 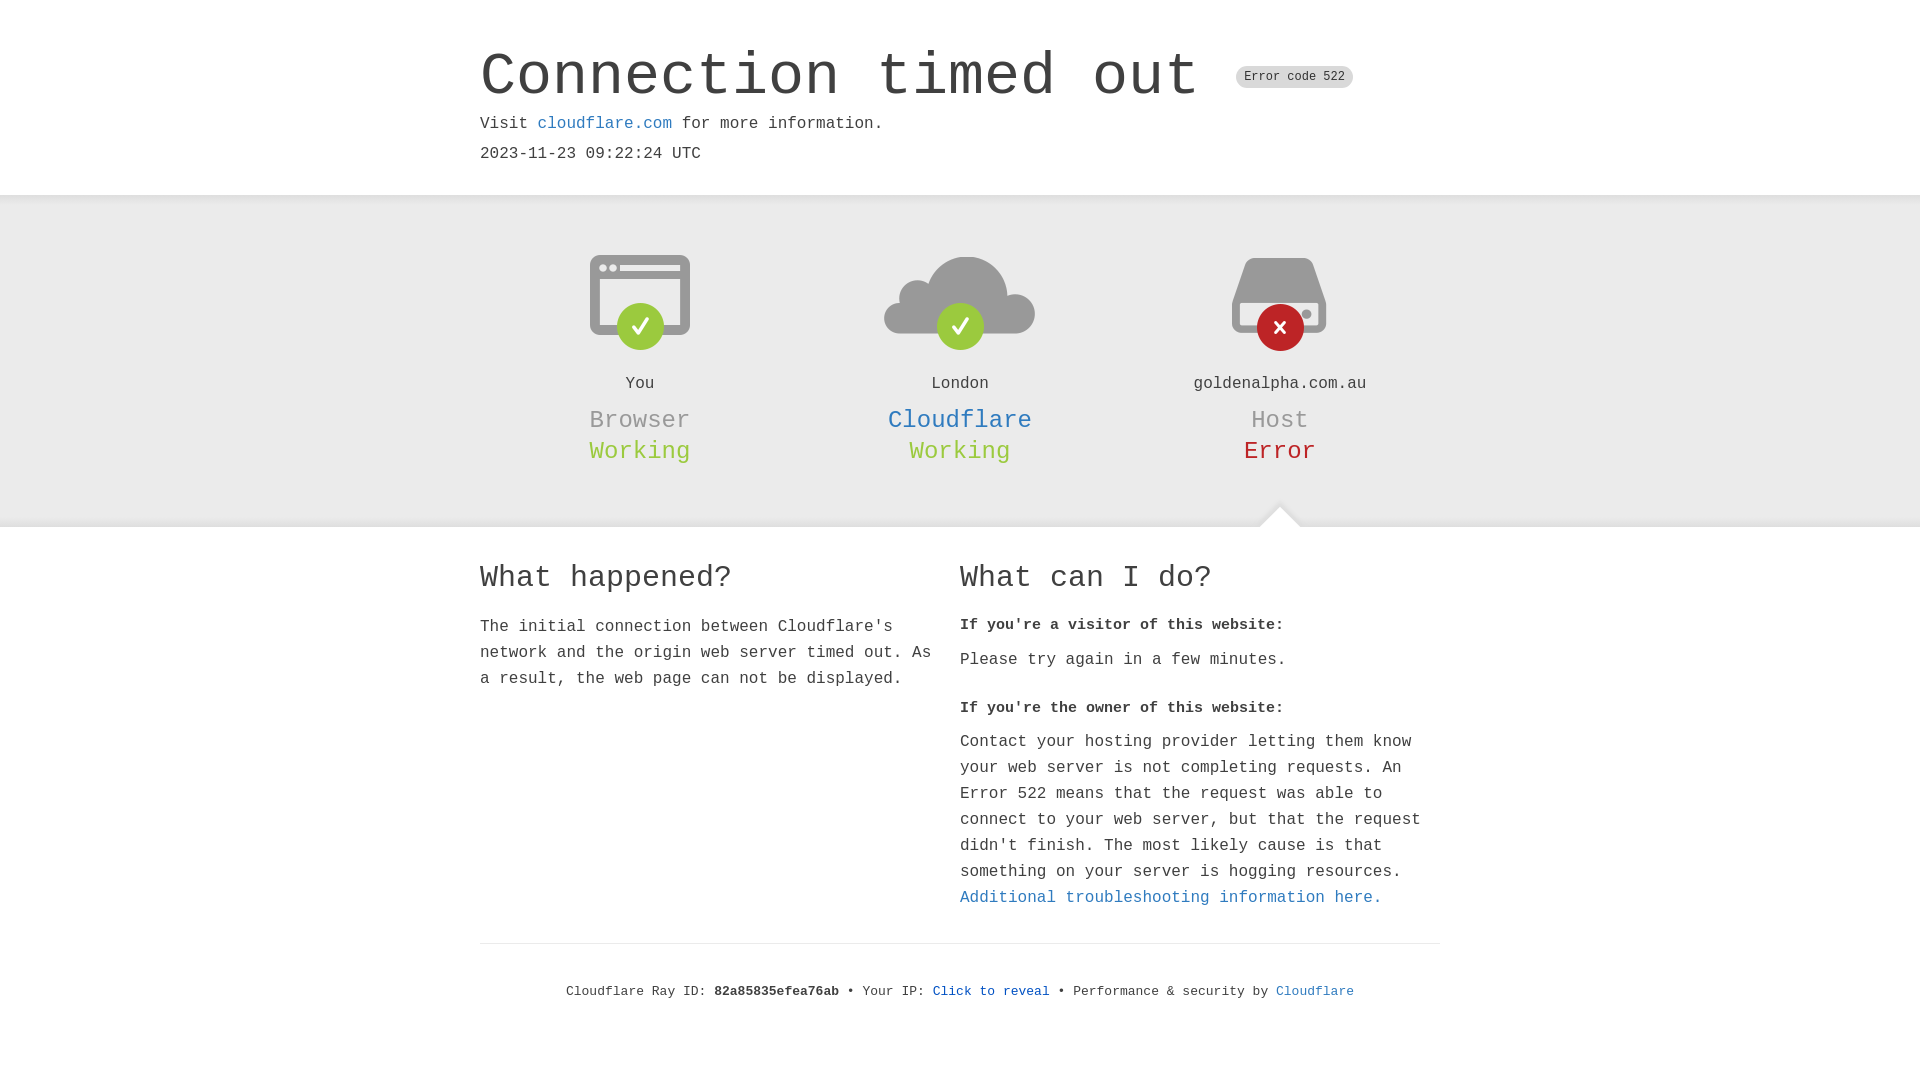 I want to click on 'Click to reveal', so click(x=991, y=991).